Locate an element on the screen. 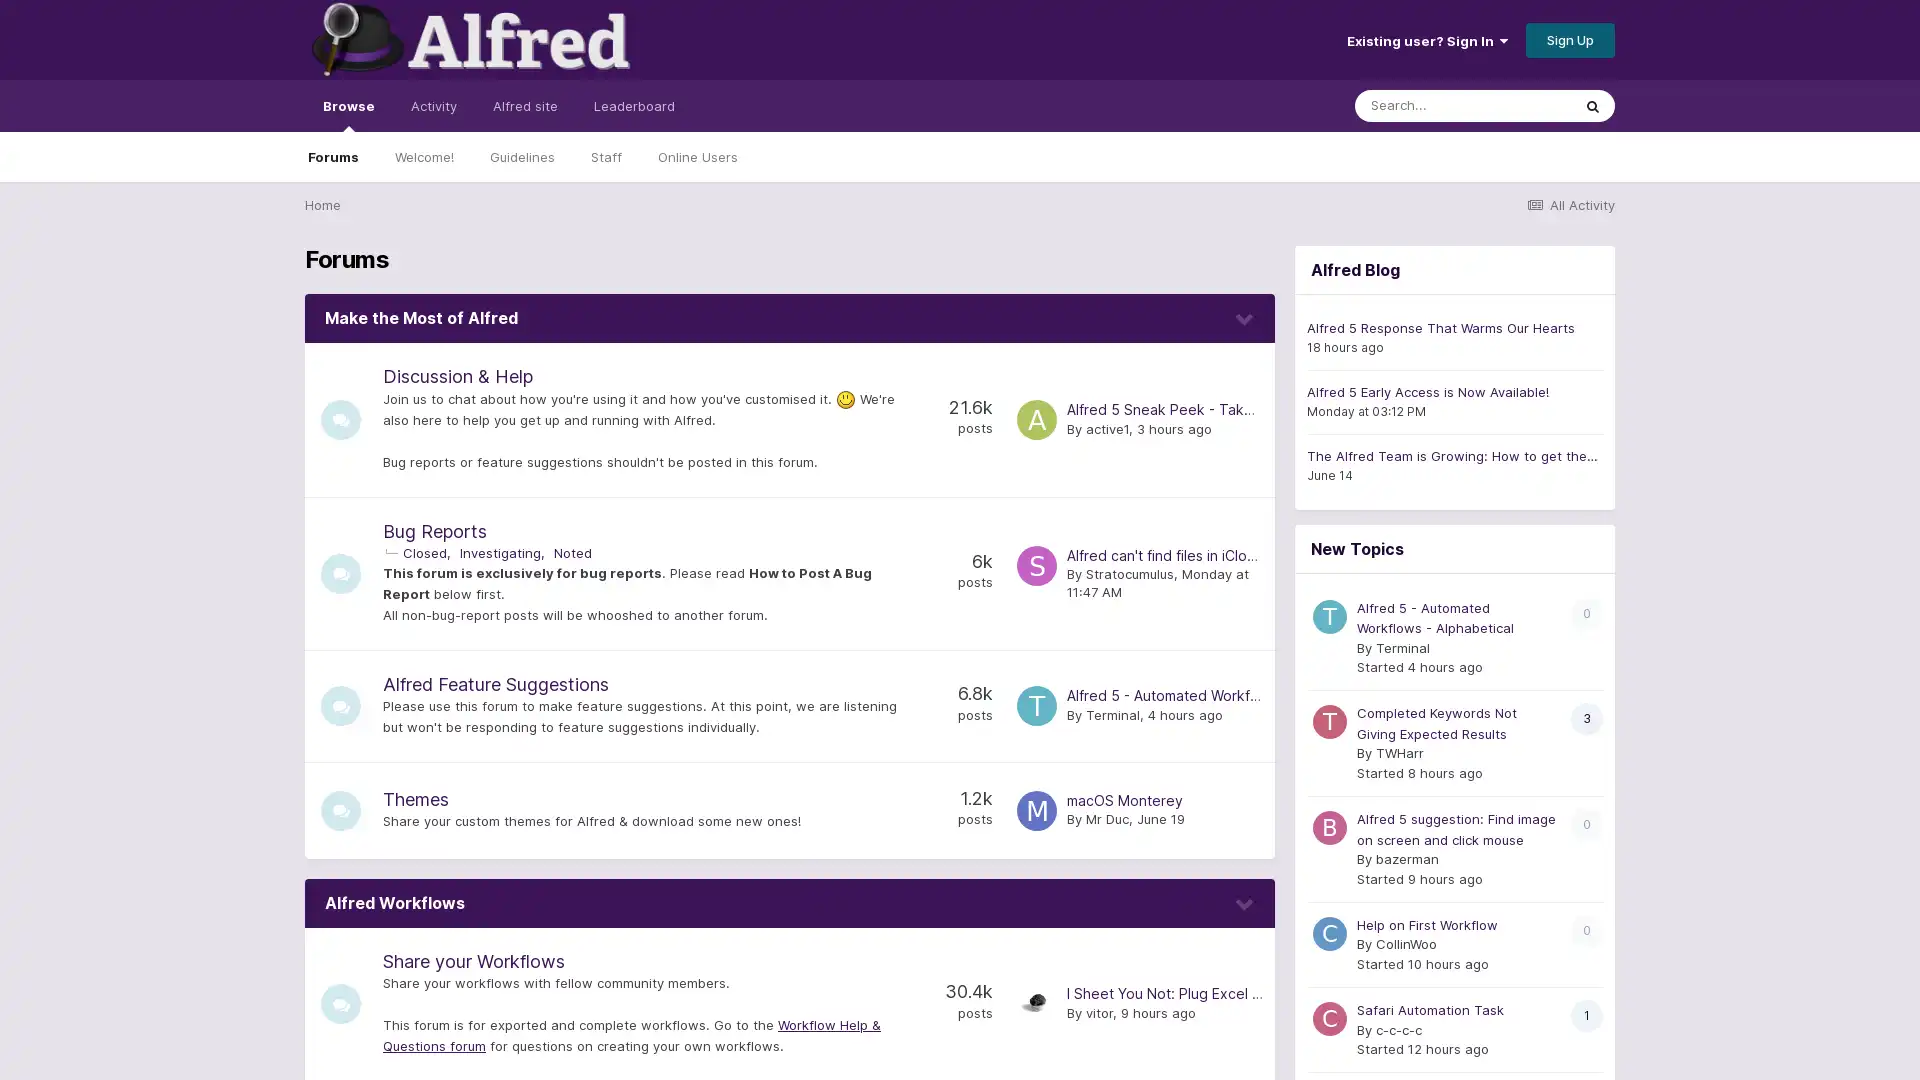 The height and width of the screenshot is (1080, 1920). Search is located at coordinates (1592, 105).